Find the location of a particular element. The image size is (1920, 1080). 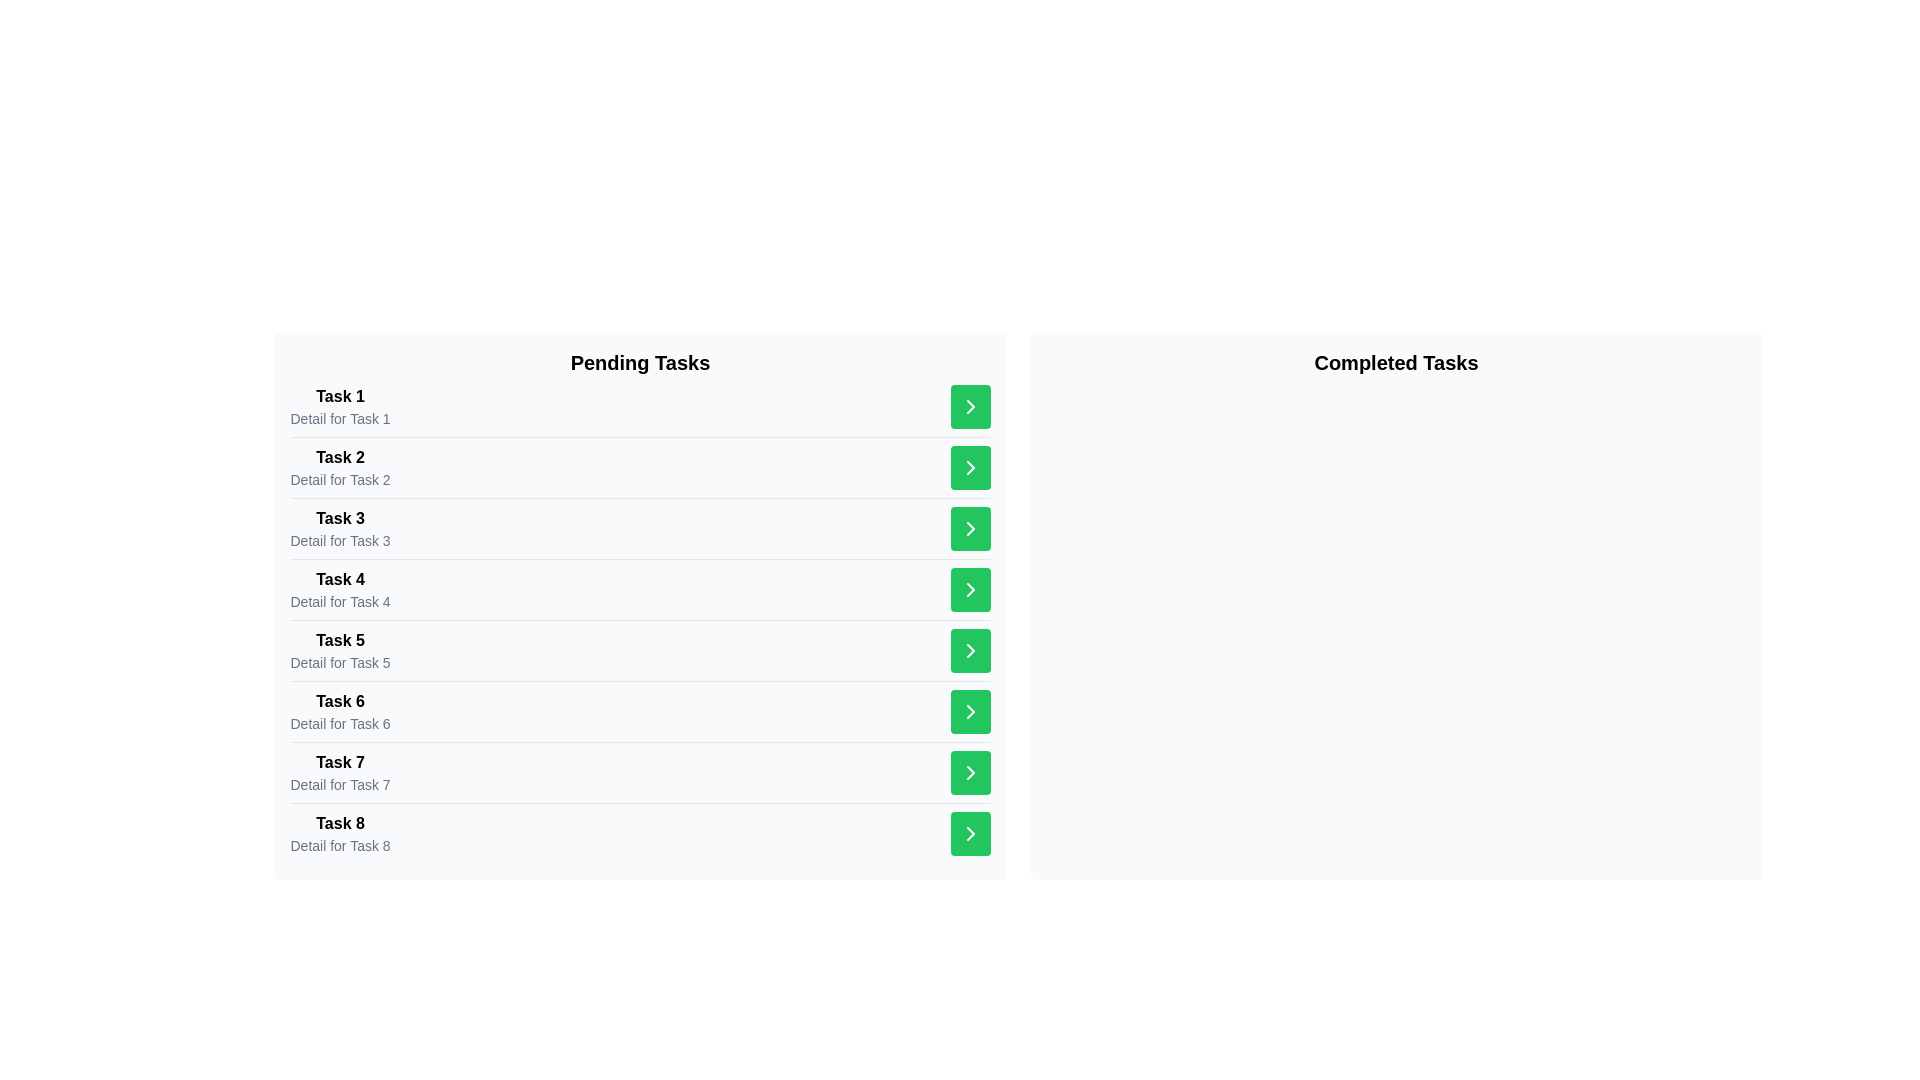

the green circular button in the eighth row of the 'Pending Tasks' panel to trigger a tooltip or visual cue is located at coordinates (970, 833).